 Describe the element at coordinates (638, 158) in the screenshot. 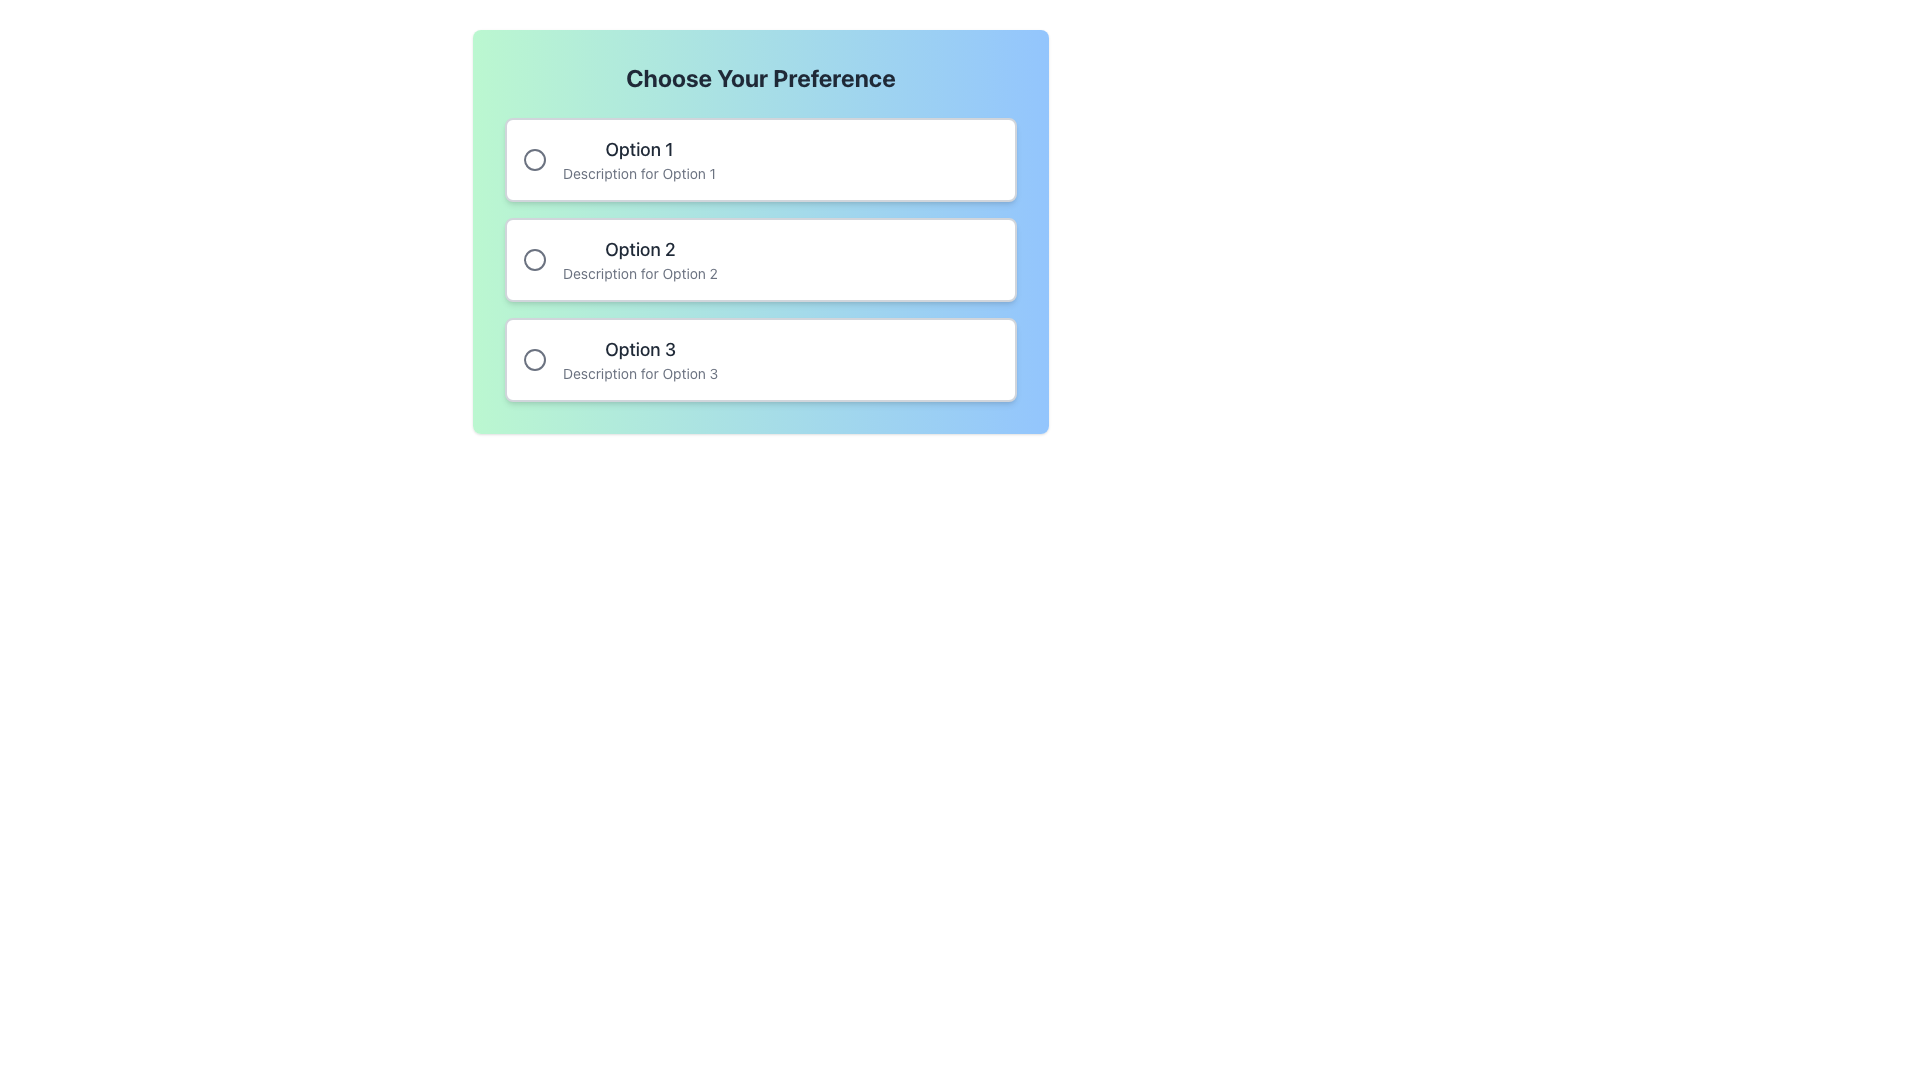

I see `the text block that displays 'Option 1' with a description stating 'Description for Option 1', which is the first item in the vertical list of options below the heading 'Choose Your Preference'` at that location.